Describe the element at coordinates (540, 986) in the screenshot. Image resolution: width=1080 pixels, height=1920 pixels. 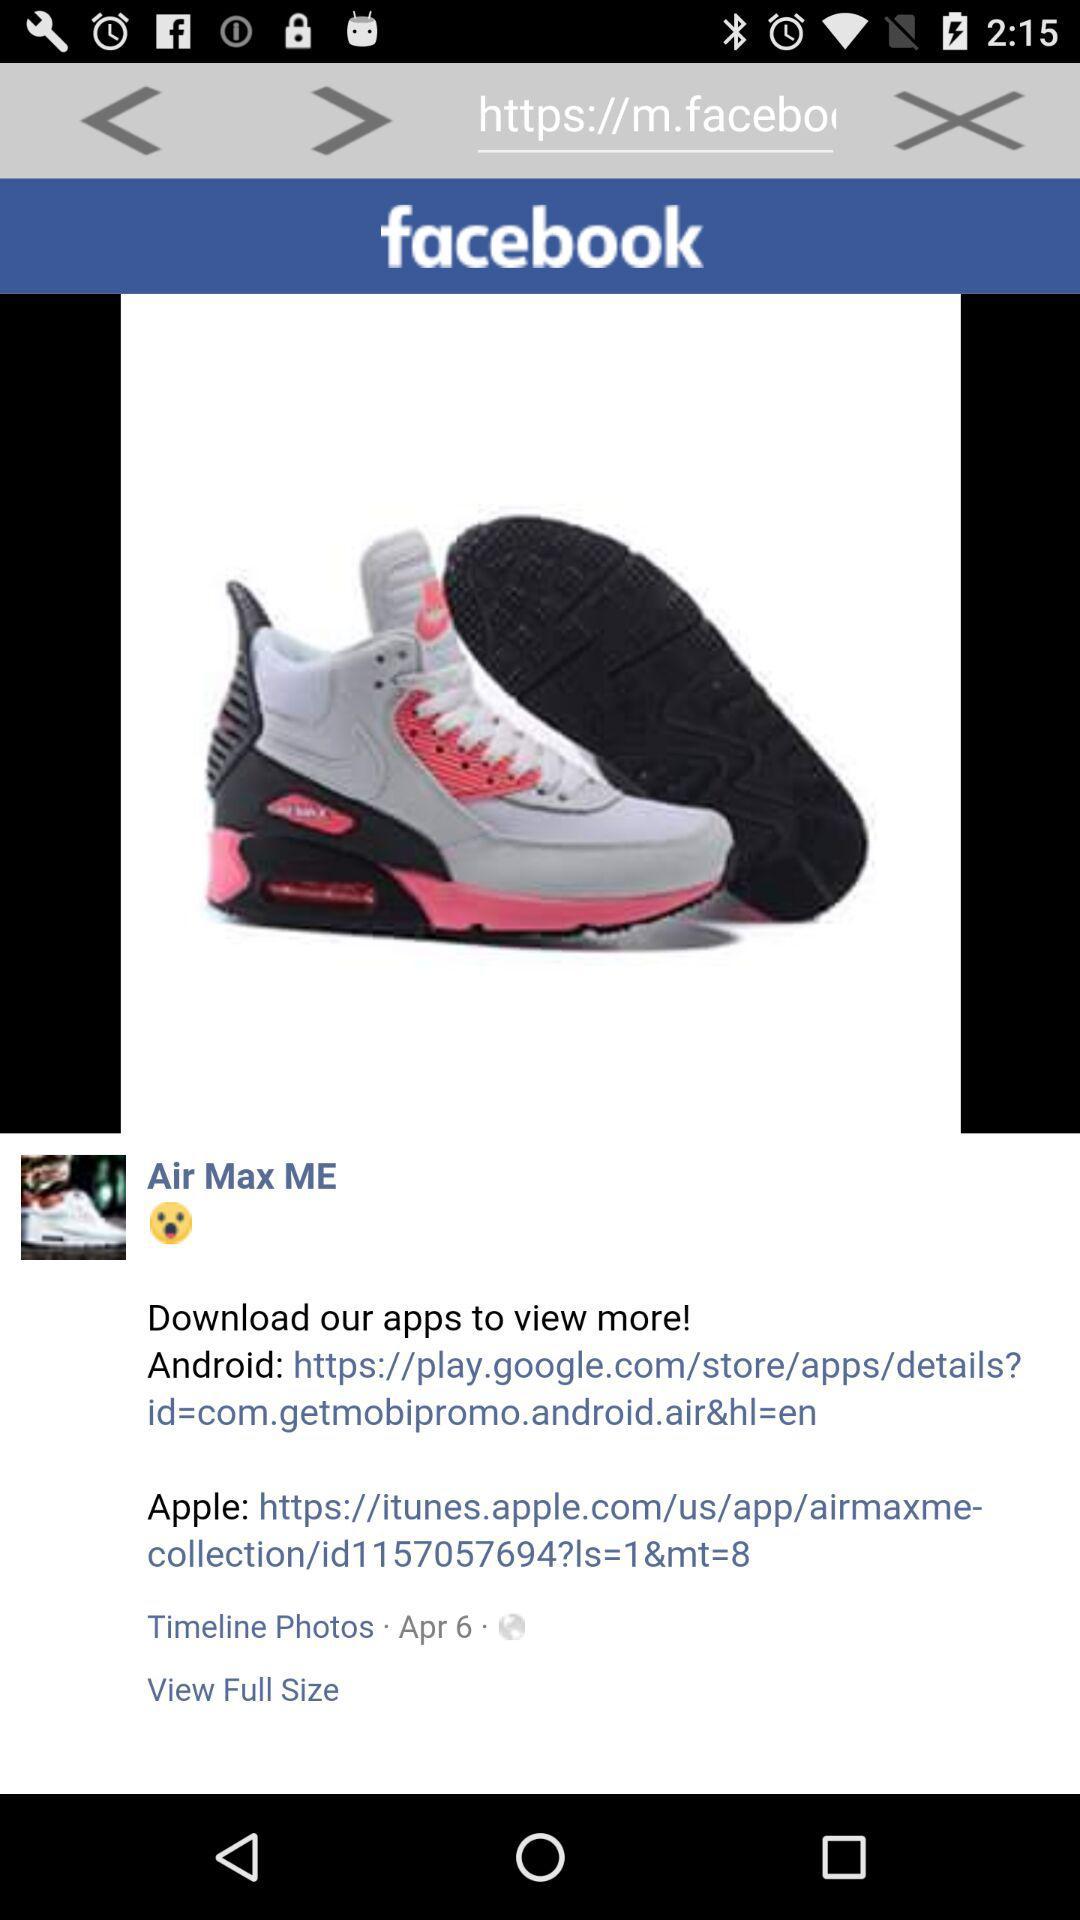
I see `shose` at that location.